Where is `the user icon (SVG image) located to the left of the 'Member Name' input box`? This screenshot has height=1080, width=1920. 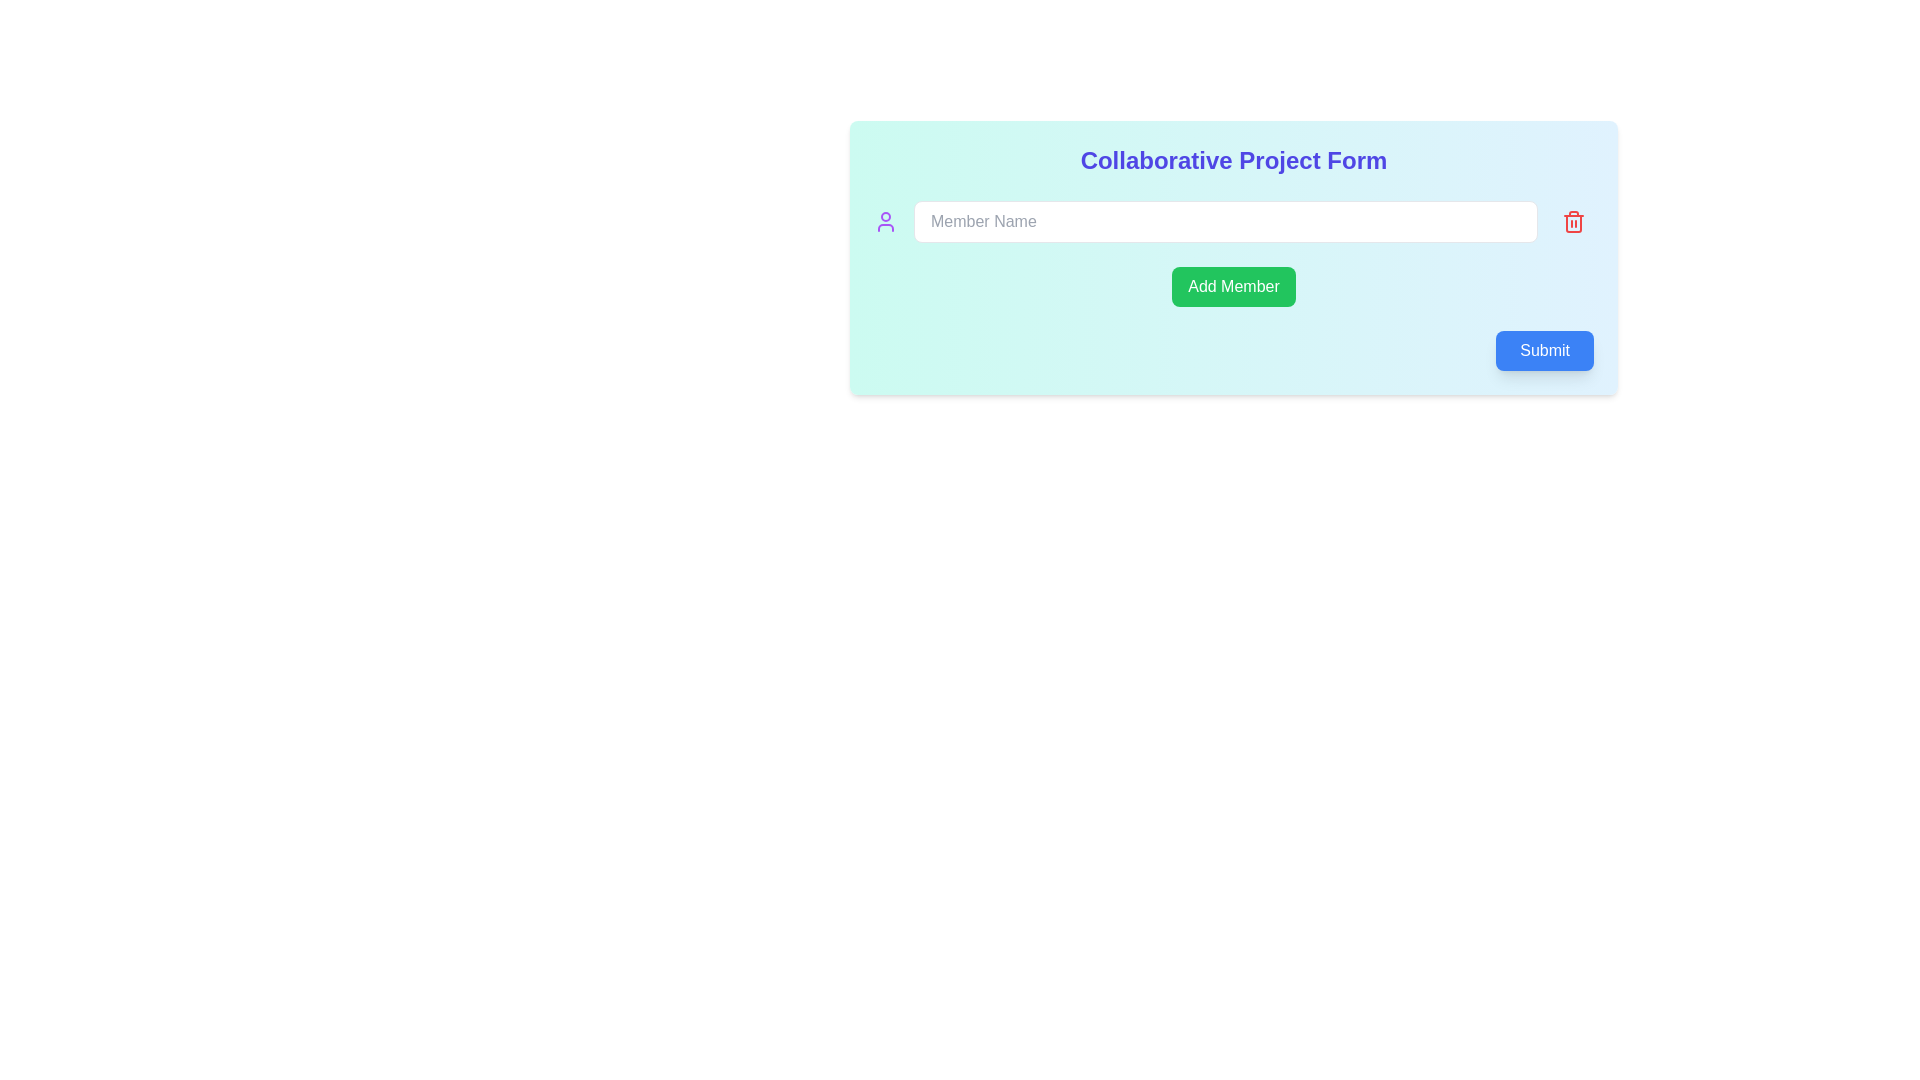 the user icon (SVG image) located to the left of the 'Member Name' input box is located at coordinates (885, 222).